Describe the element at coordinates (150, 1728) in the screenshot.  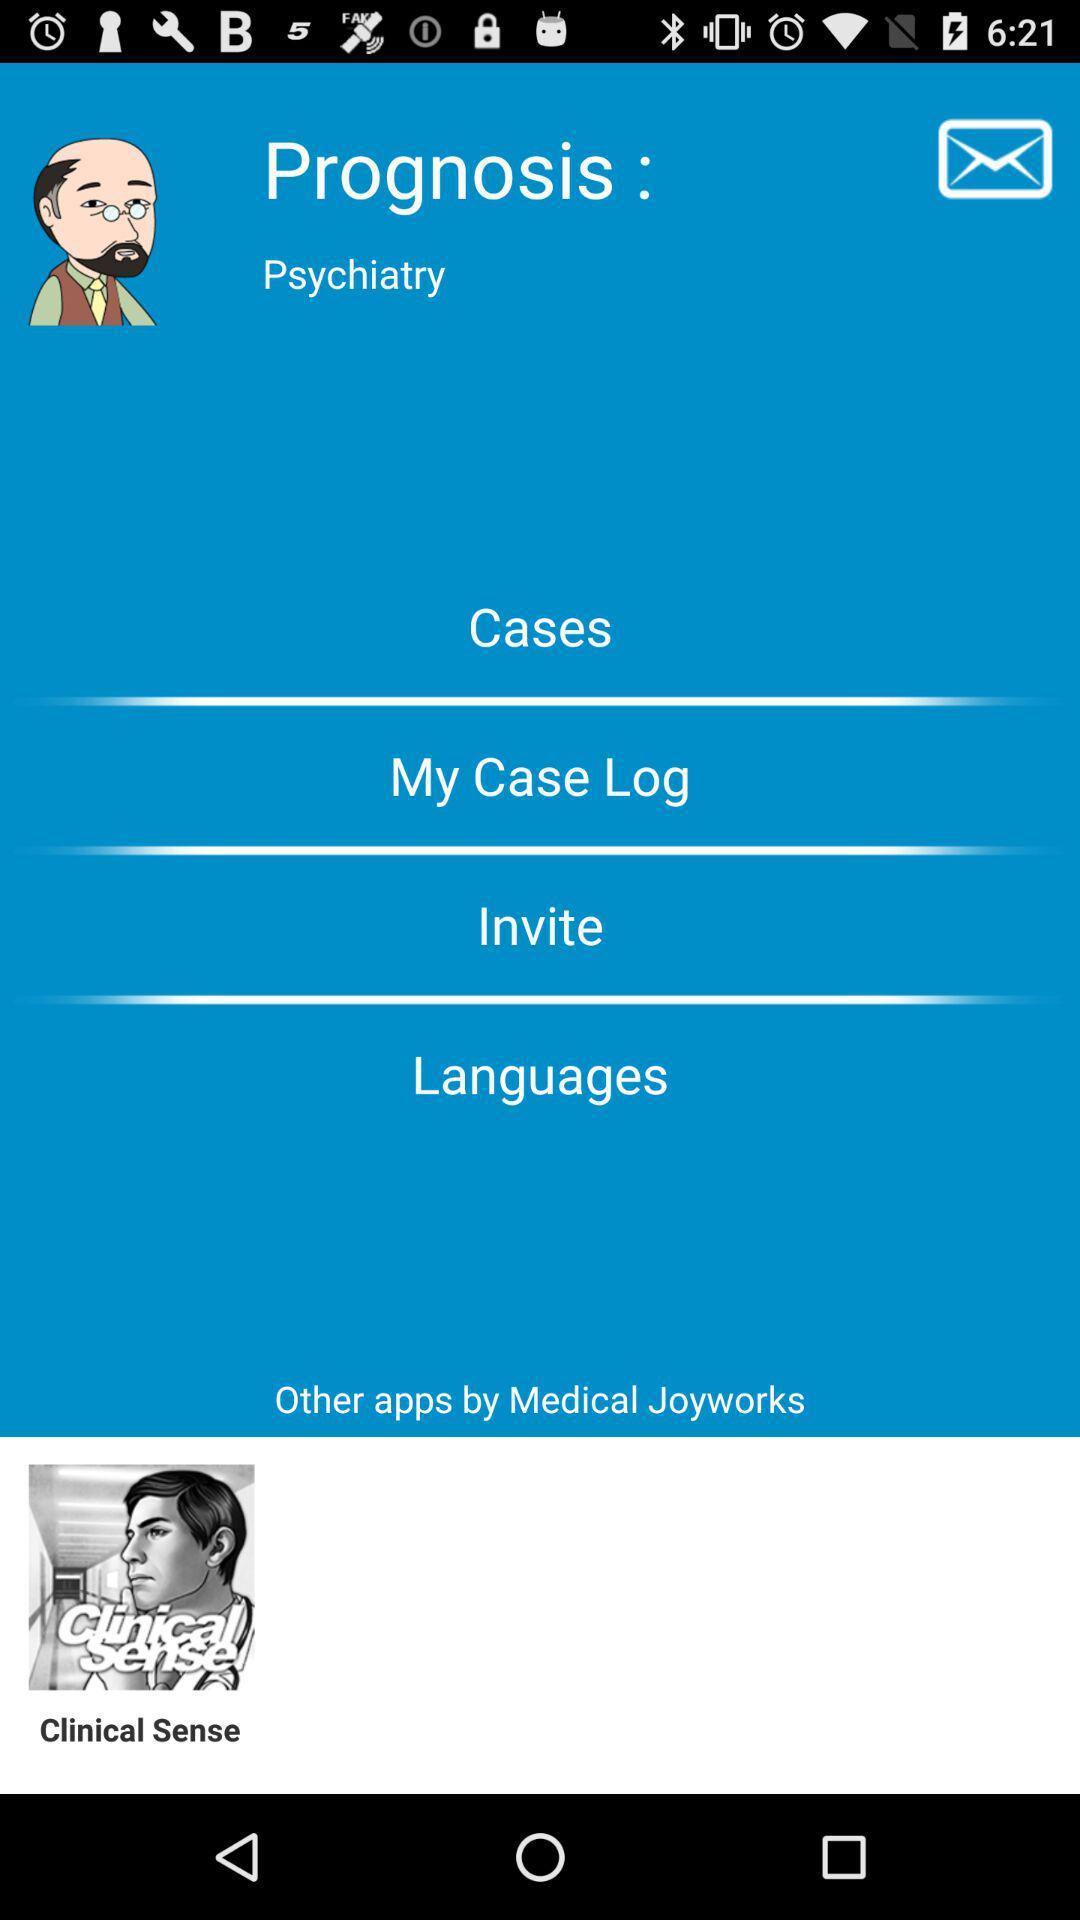
I see `the clinical sense item` at that location.